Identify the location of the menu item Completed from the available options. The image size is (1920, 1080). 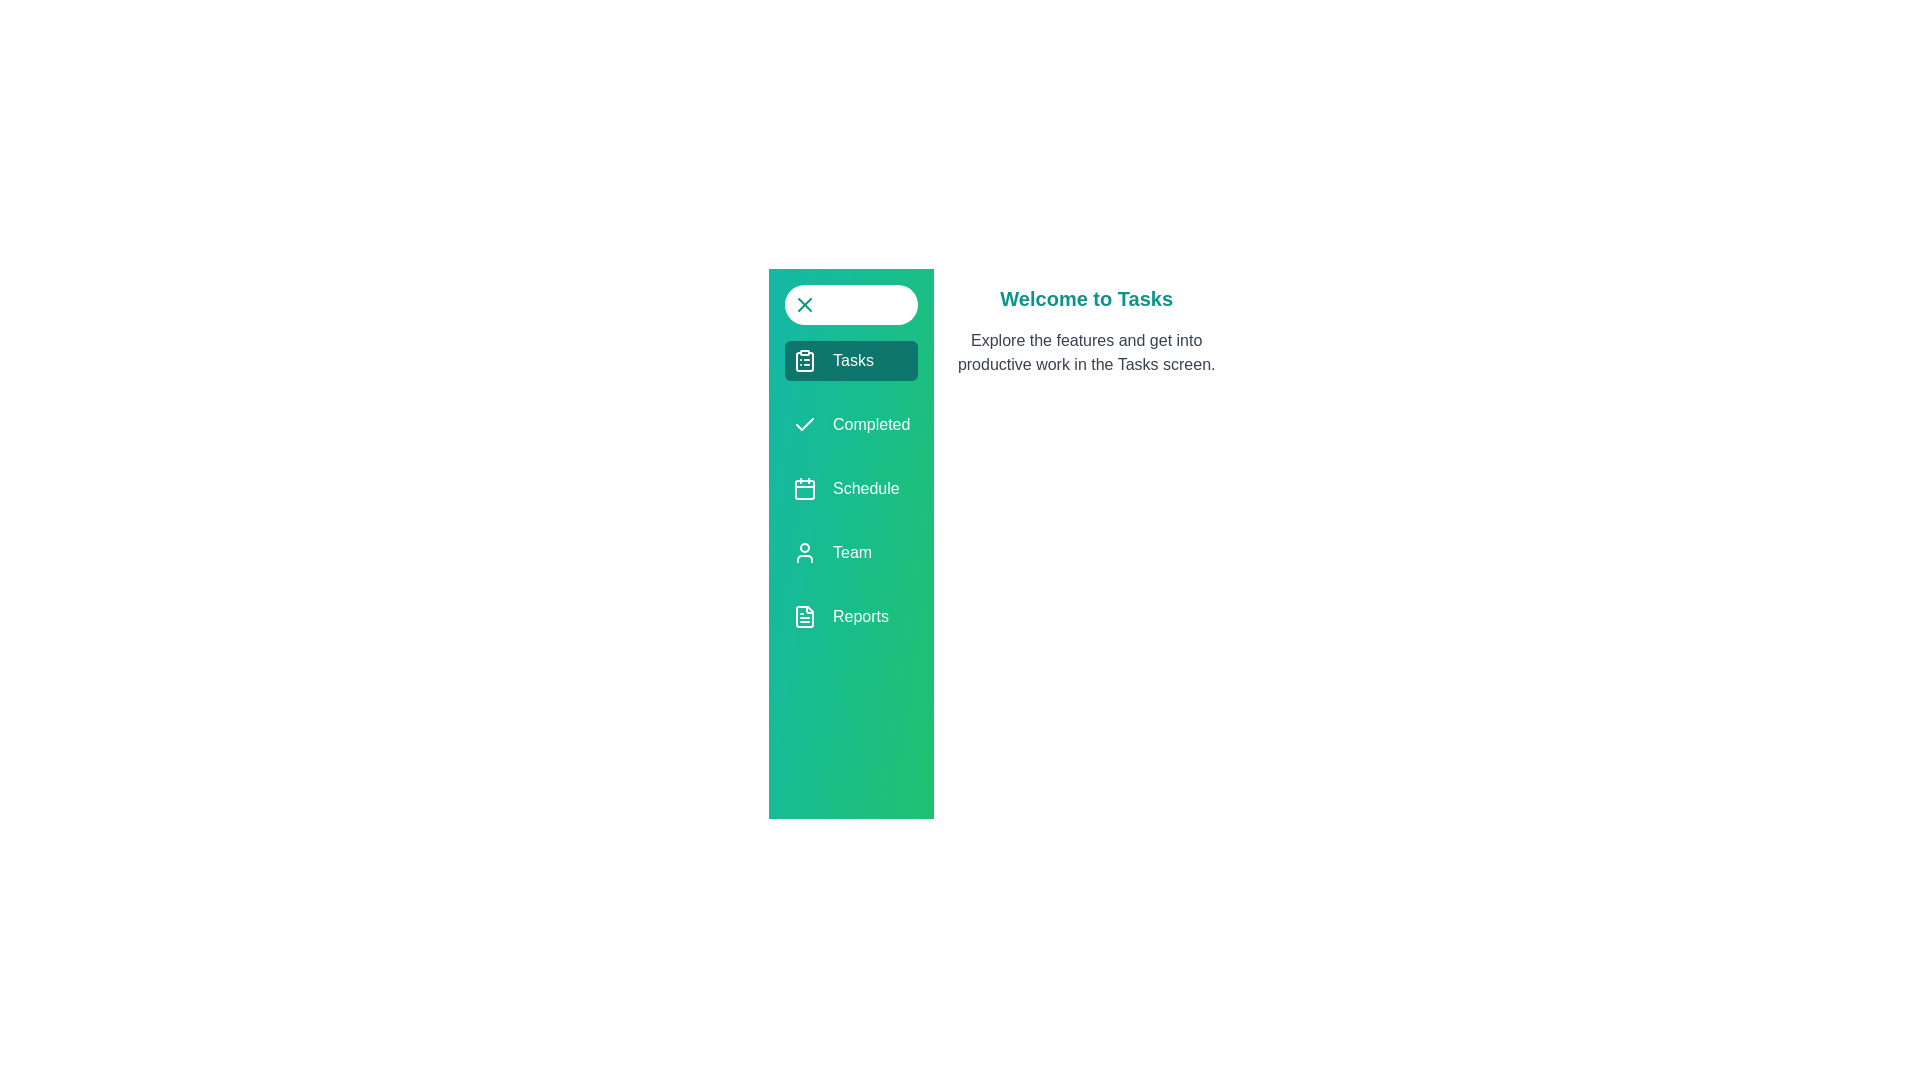
(850, 423).